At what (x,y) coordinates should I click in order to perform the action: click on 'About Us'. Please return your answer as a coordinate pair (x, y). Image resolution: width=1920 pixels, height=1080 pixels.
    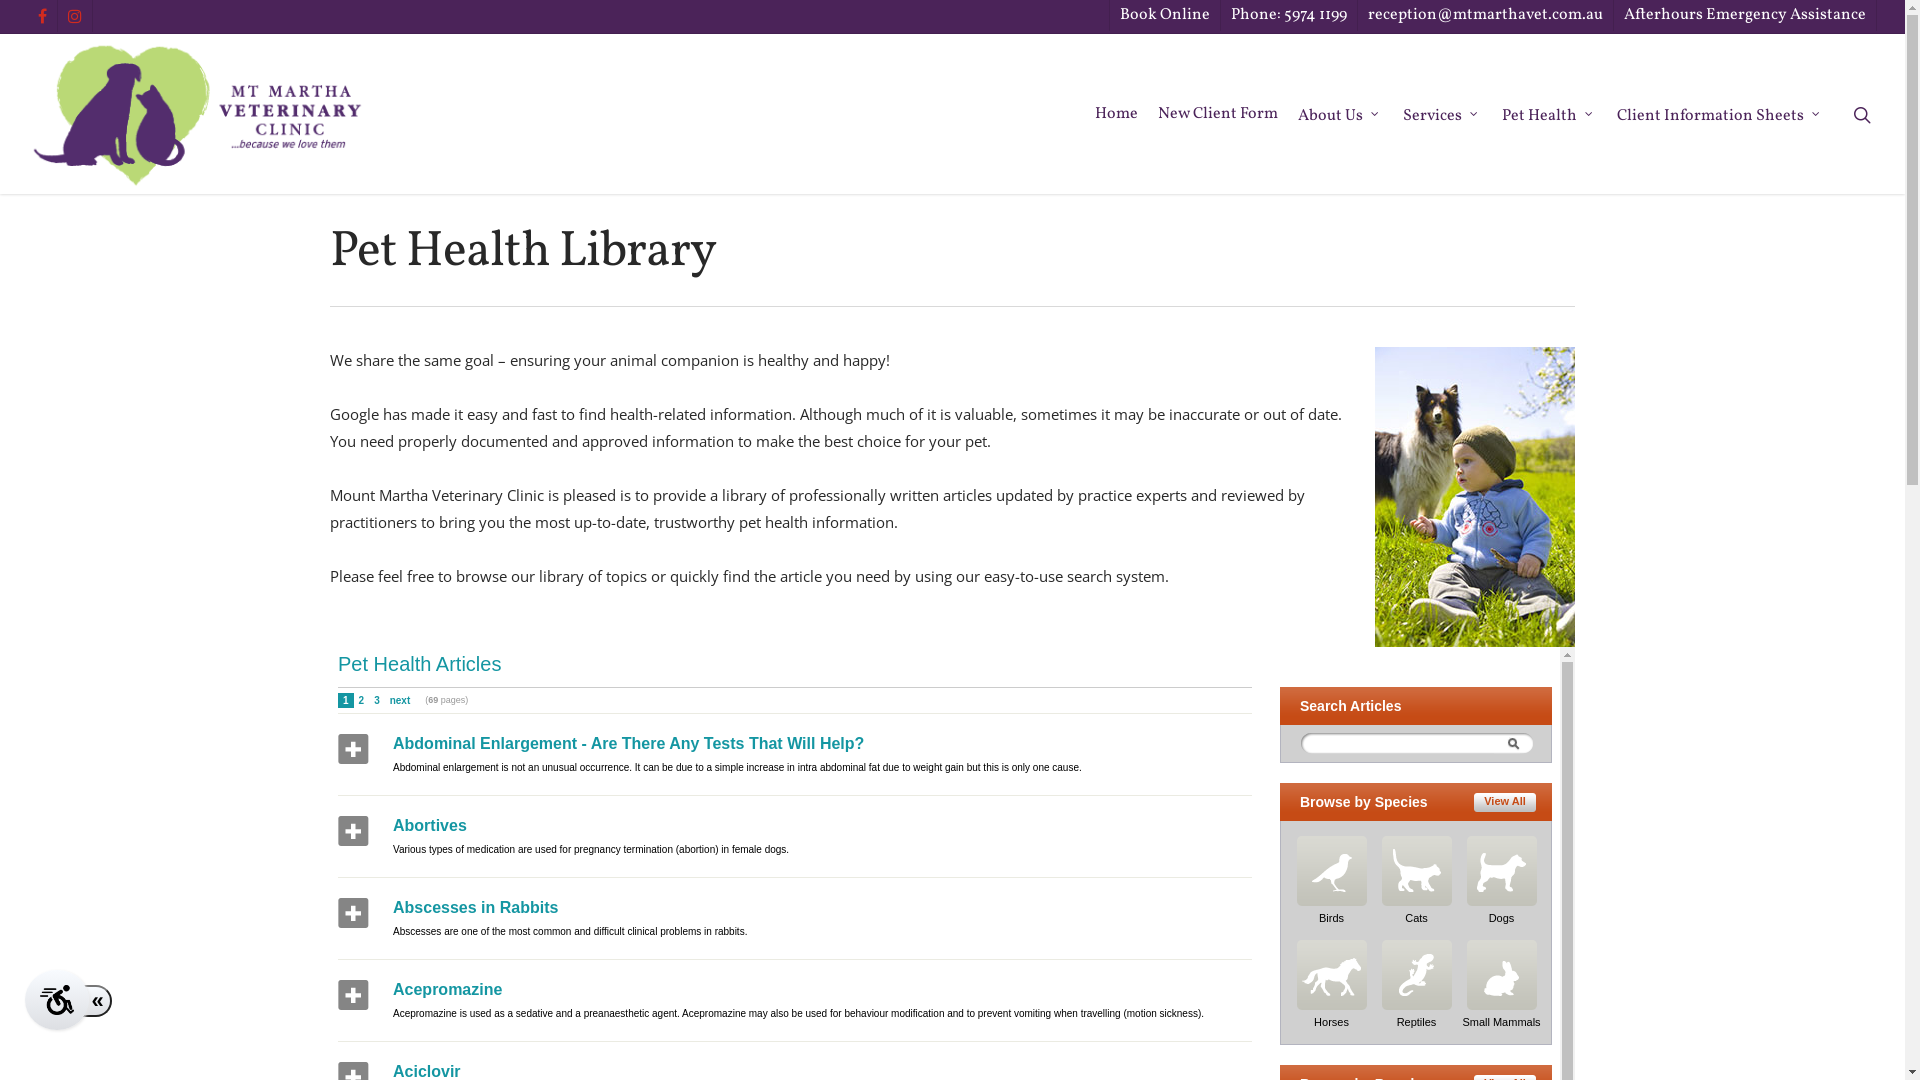
    Looking at the image, I should click on (1297, 114).